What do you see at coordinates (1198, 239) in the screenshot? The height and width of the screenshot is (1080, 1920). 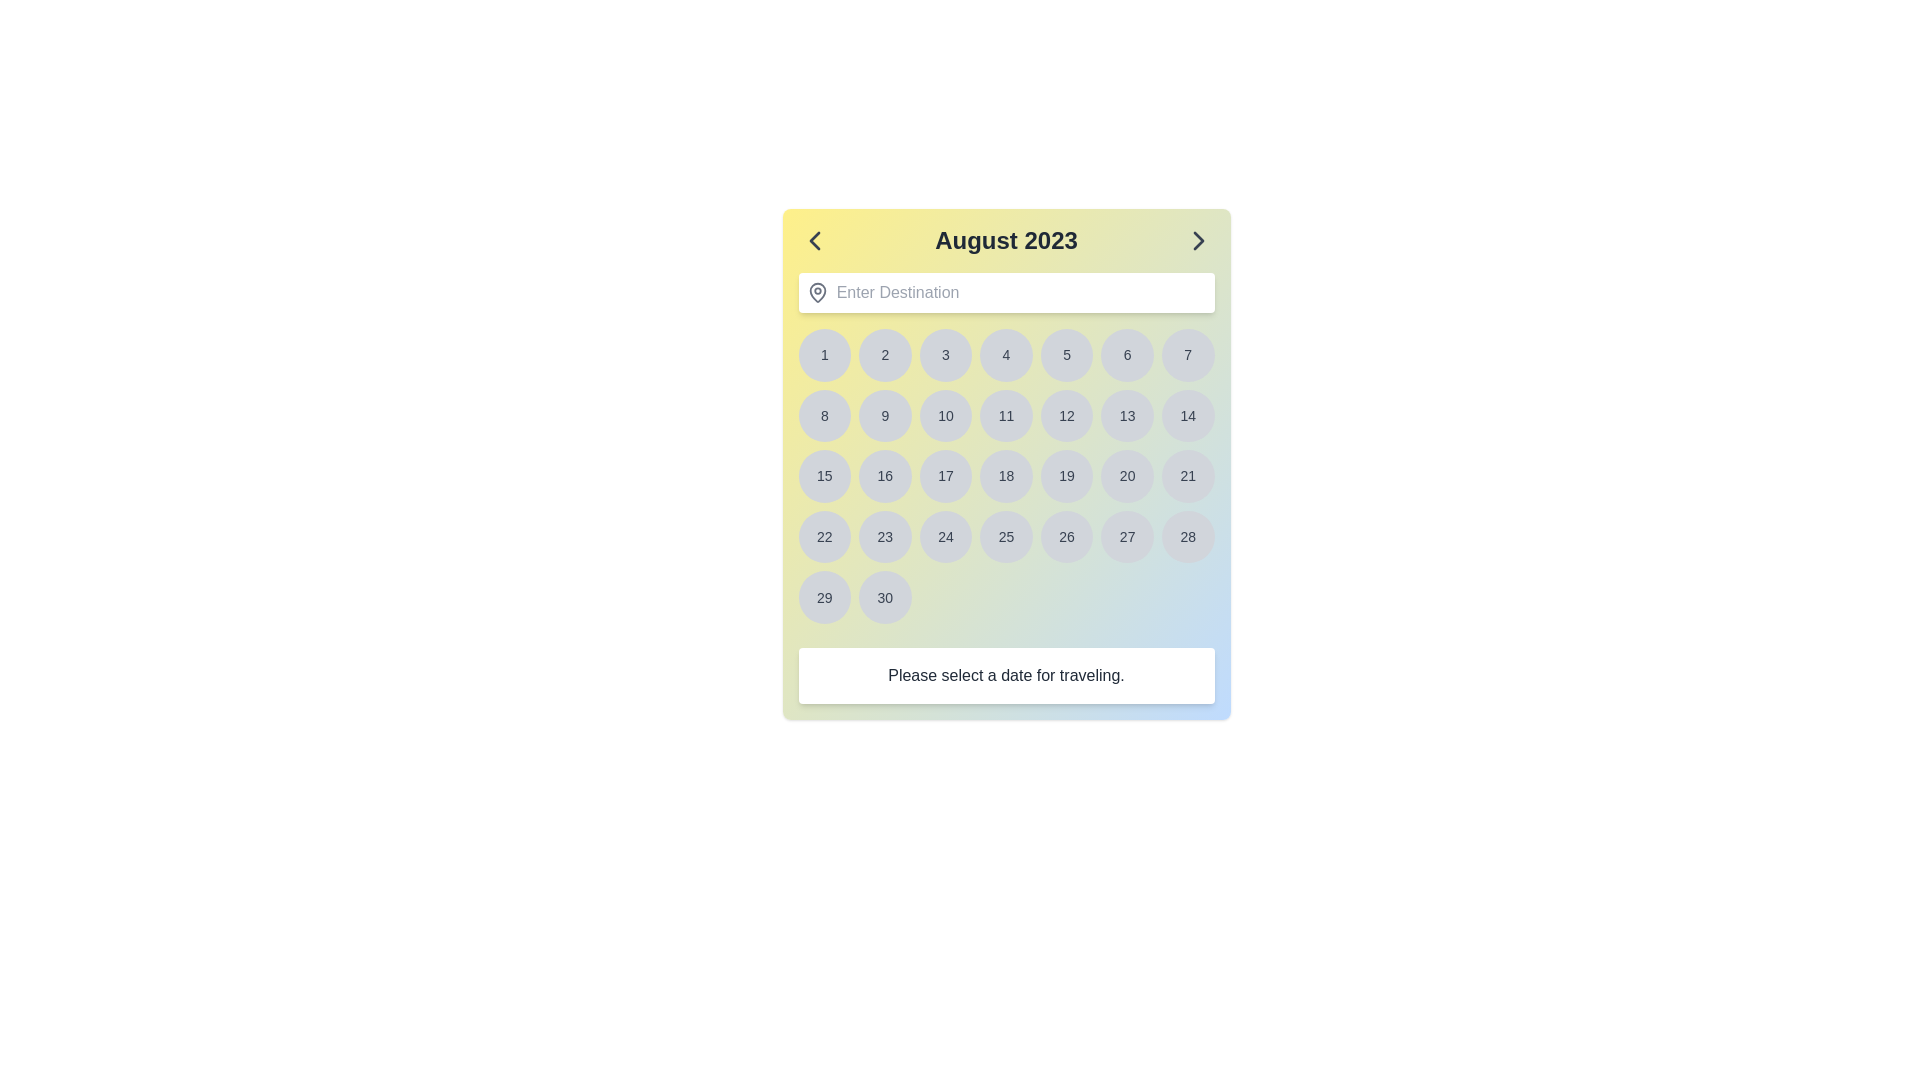 I see `the right-pointing chevron icon located to the far right of the 'August 2023' heading for a tooltip or highlight effect` at bounding box center [1198, 239].